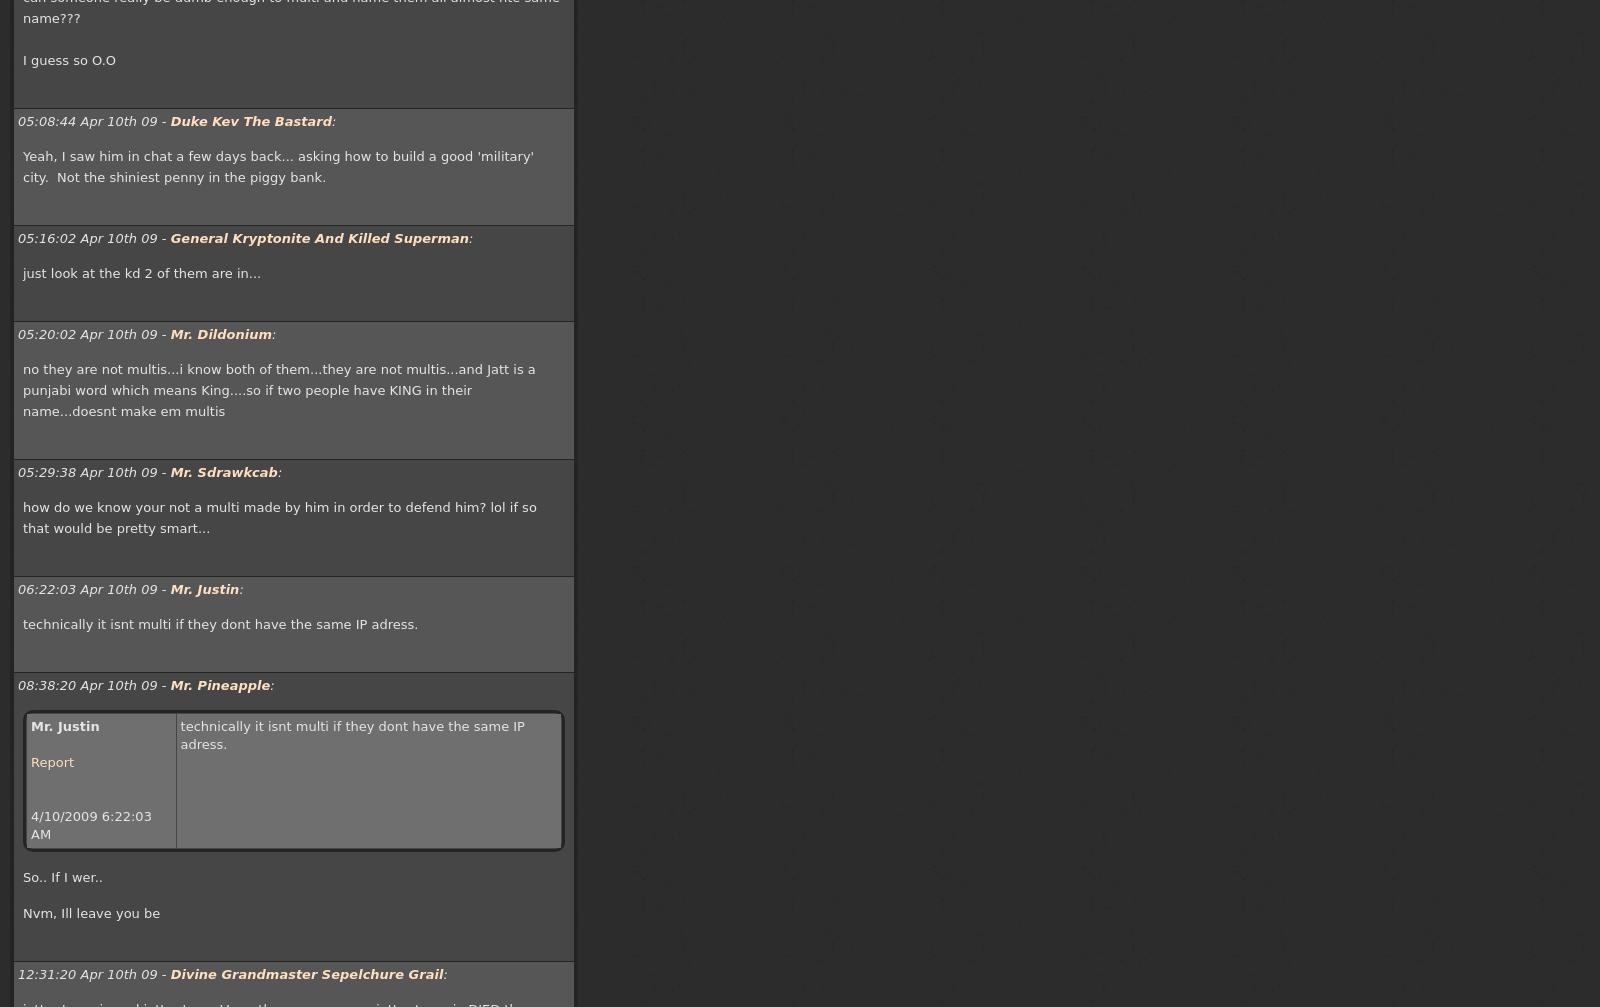 The width and height of the screenshot is (1600, 1007). What do you see at coordinates (92, 334) in the screenshot?
I see `'05:20:02 Apr 10th 09  -'` at bounding box center [92, 334].